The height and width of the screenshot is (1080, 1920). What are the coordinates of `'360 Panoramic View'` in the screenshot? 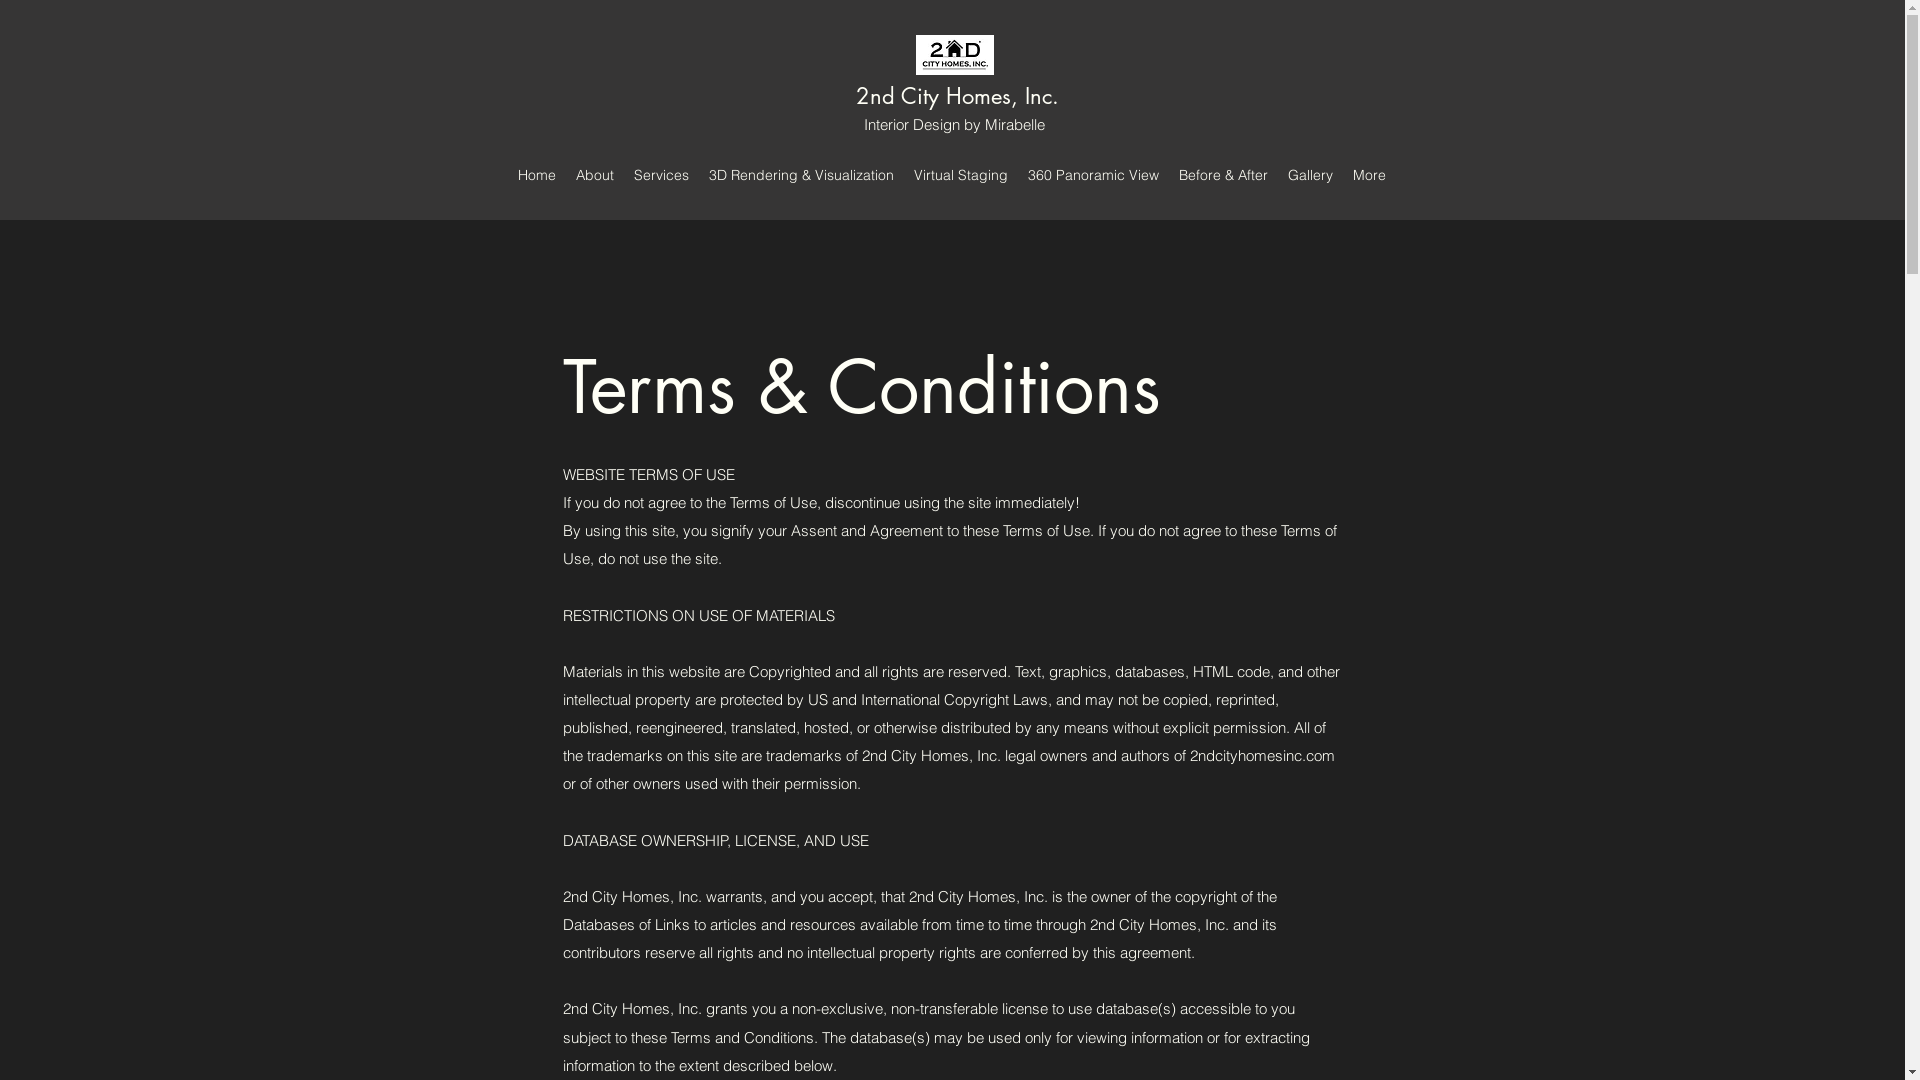 It's located at (1092, 173).